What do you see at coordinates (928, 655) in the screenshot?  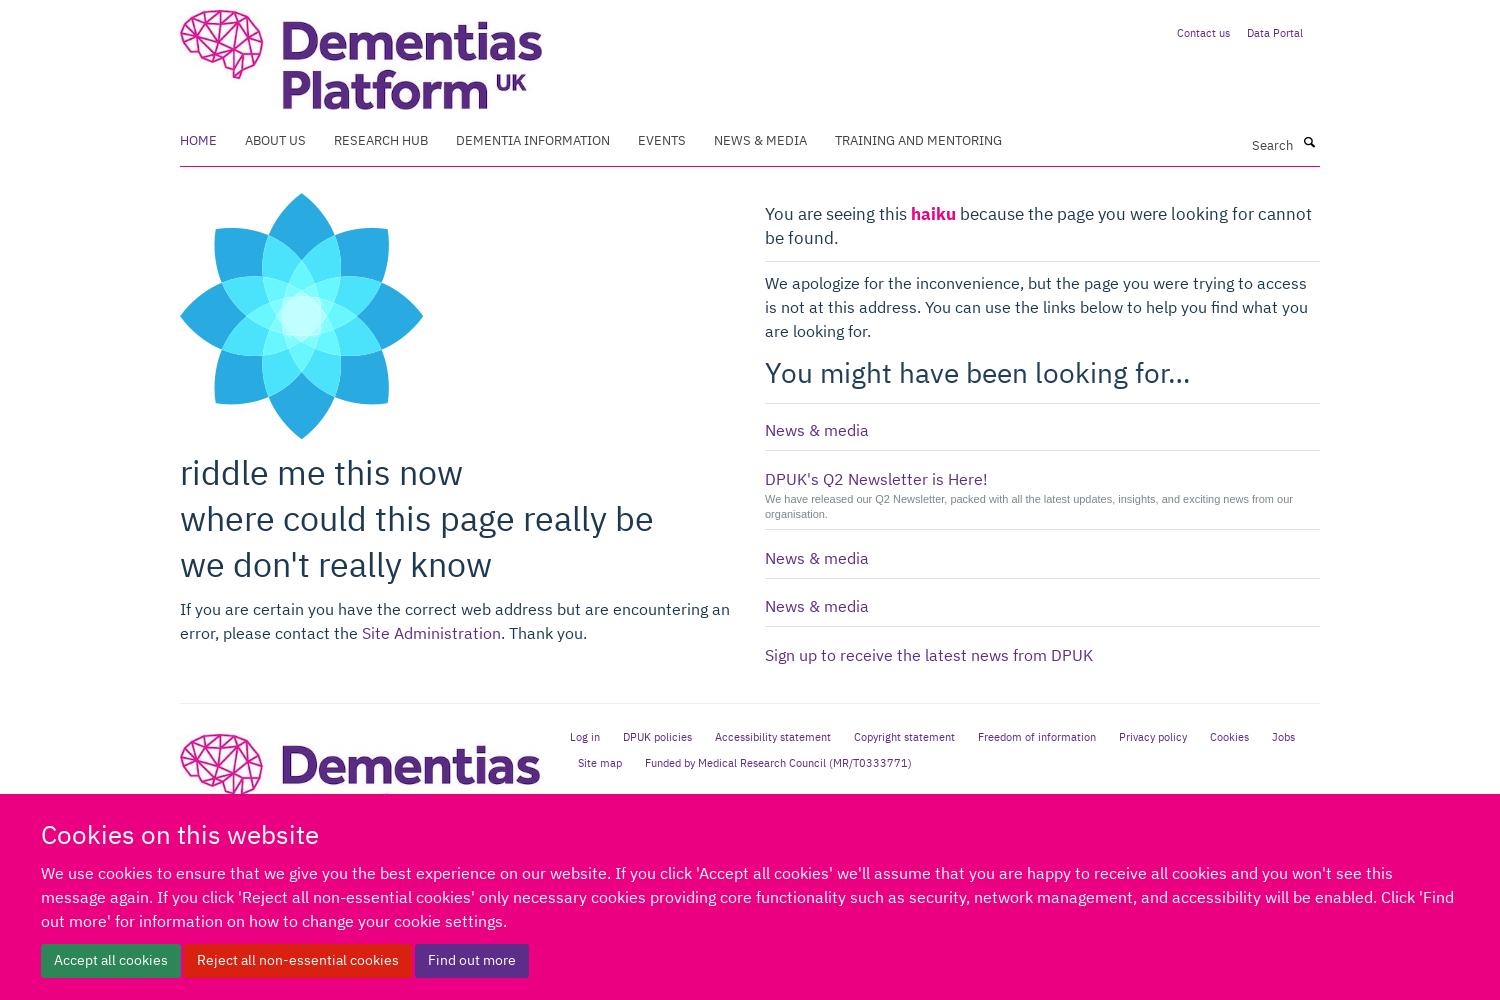 I see `'Sign up to receive the latest news from DPUK'` at bounding box center [928, 655].